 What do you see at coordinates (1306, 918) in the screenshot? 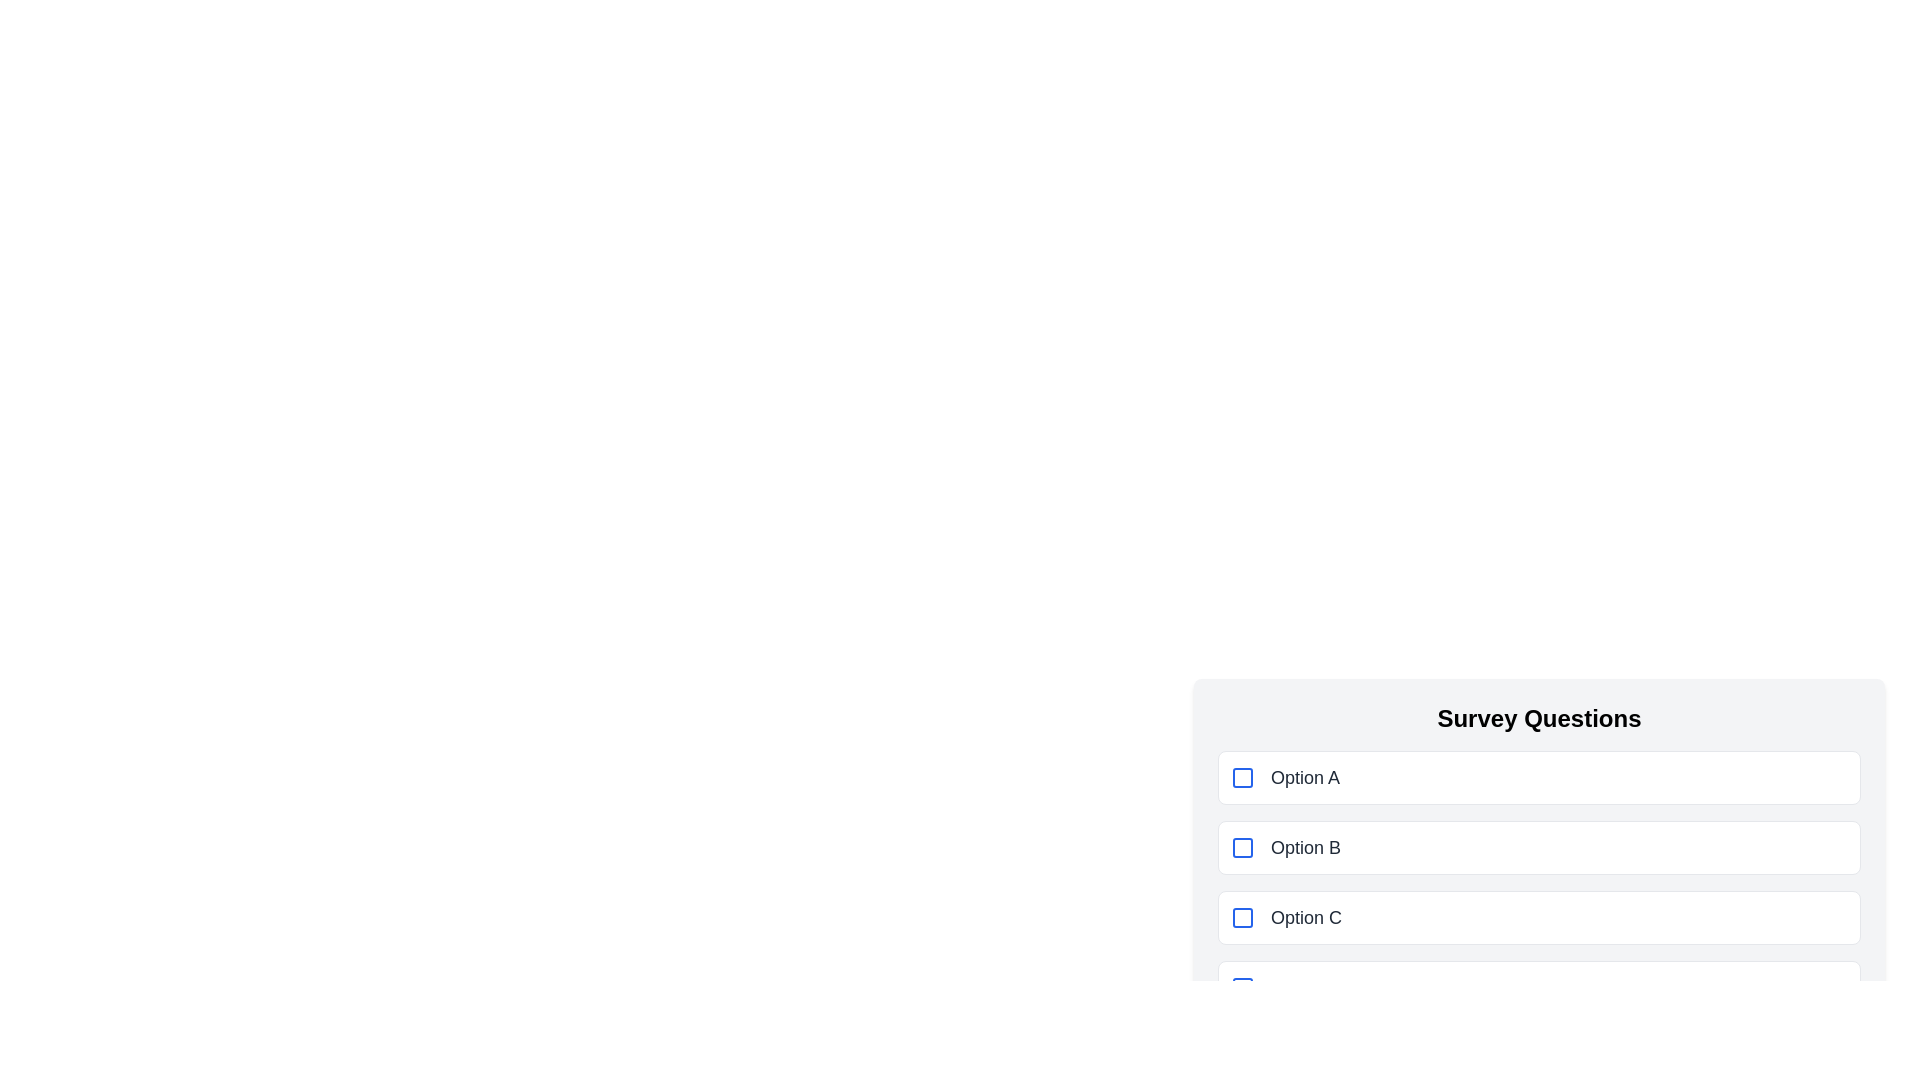
I see `the third text label in the survey questions section, which represents the third selectable option in the list` at bounding box center [1306, 918].